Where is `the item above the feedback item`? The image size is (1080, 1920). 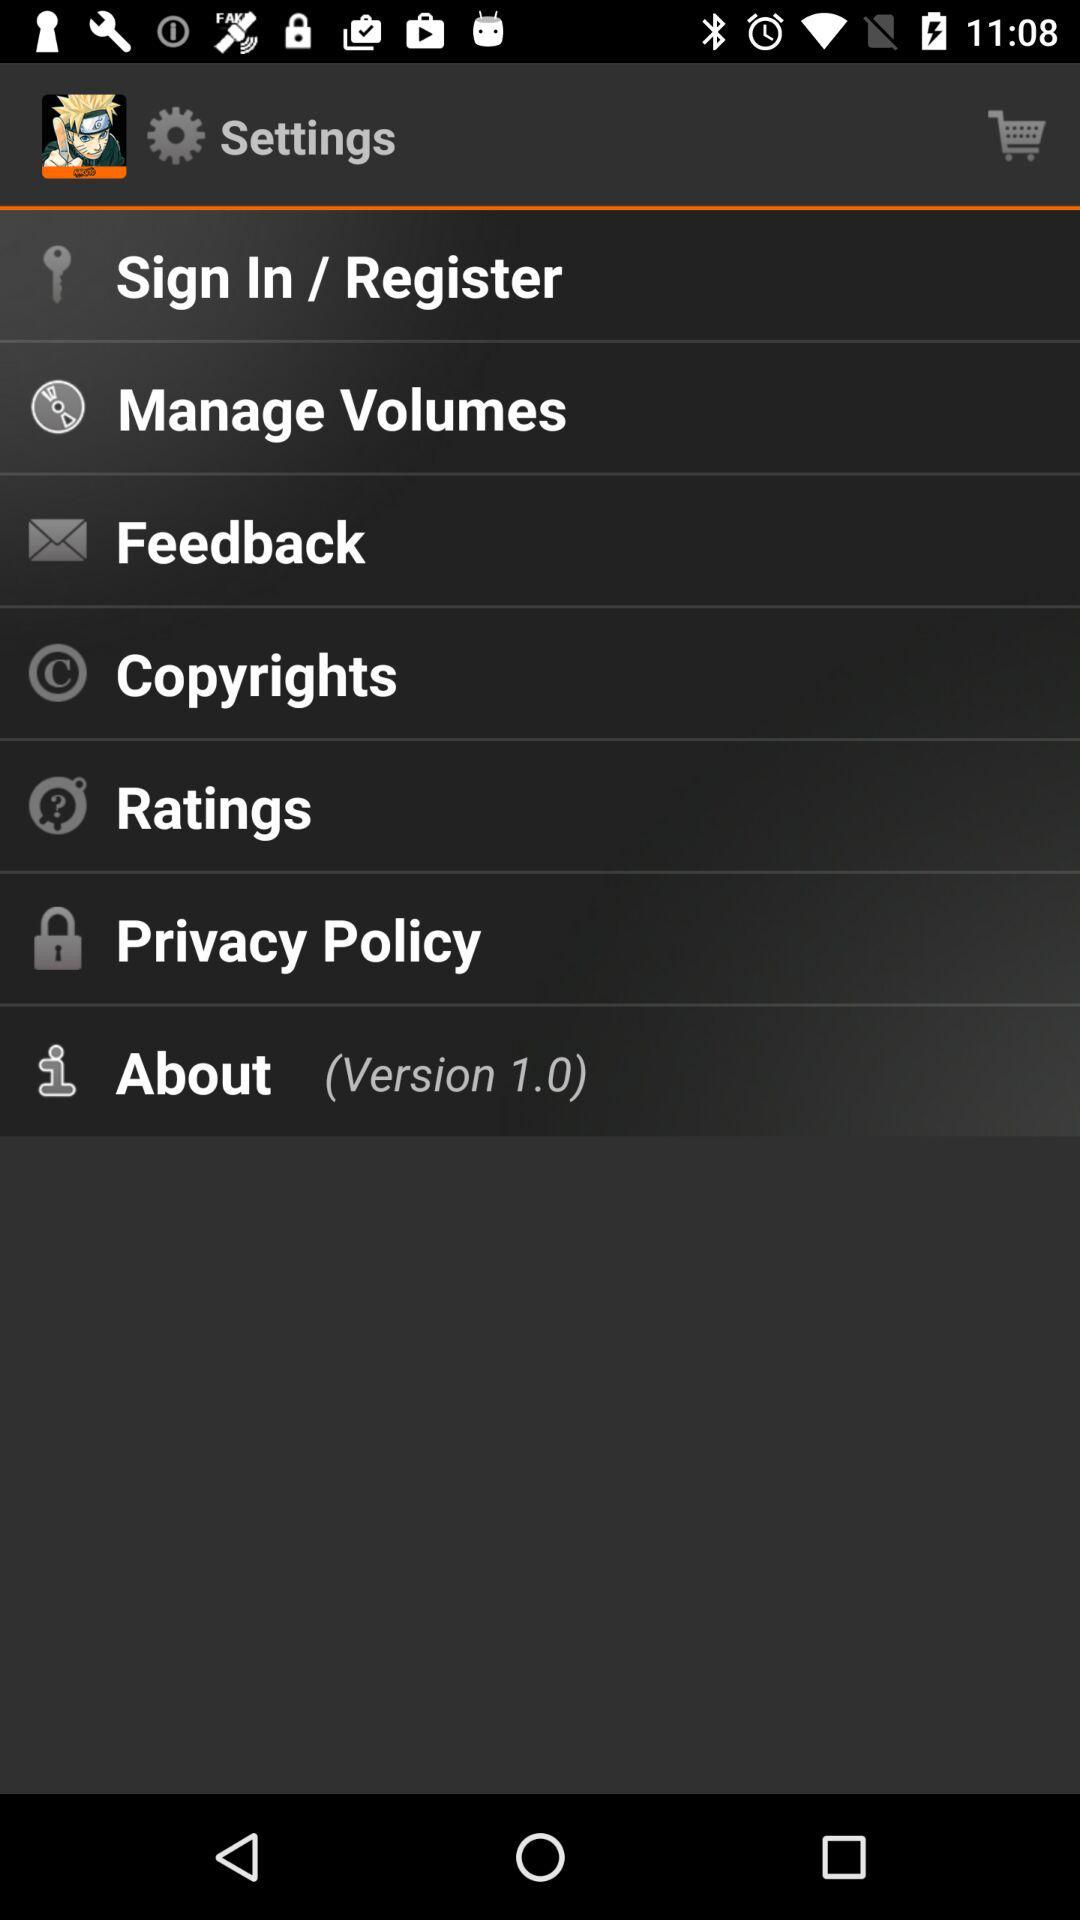
the item above the feedback item is located at coordinates (341, 406).